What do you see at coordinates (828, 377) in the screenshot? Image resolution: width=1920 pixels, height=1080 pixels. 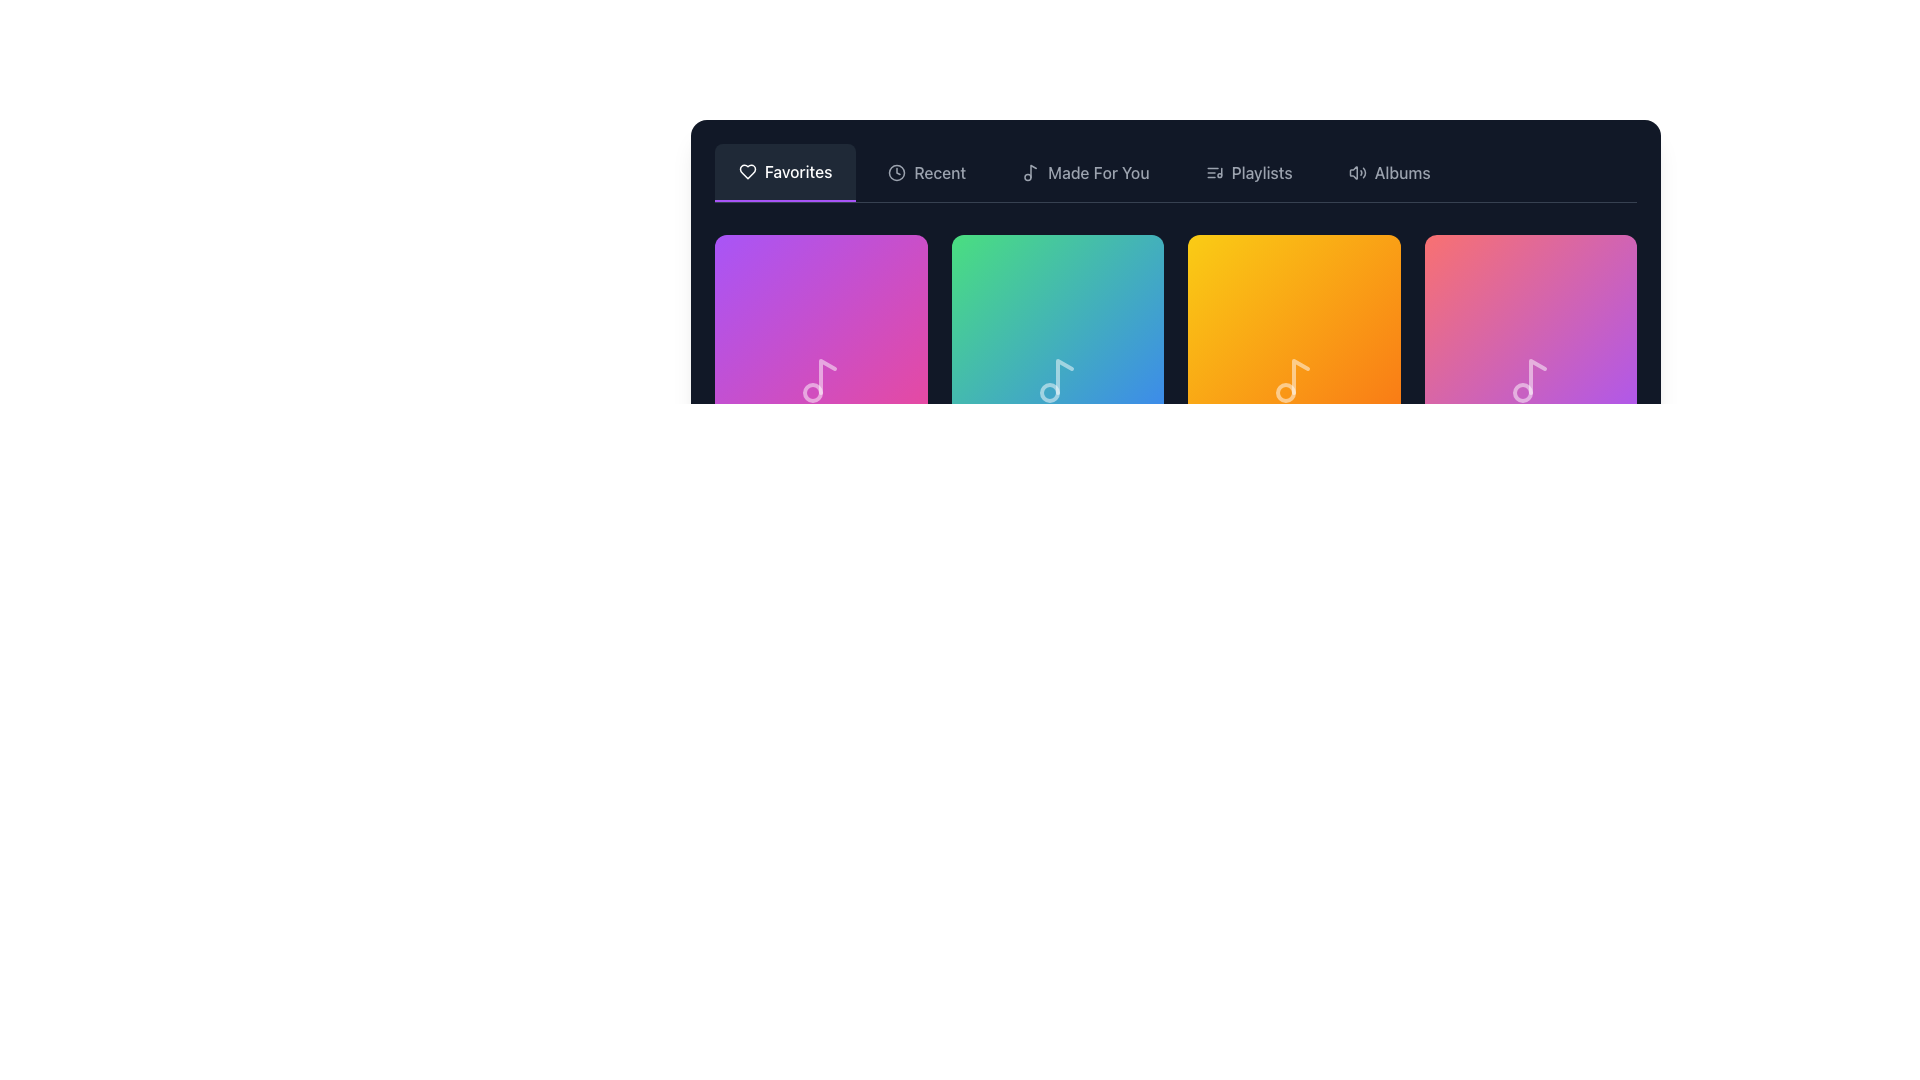 I see `the vertical line resembling a musical note stem in the SVG graphic located in the top-left card with a pink gradient background in the 'Favorites' tab` at bounding box center [828, 377].